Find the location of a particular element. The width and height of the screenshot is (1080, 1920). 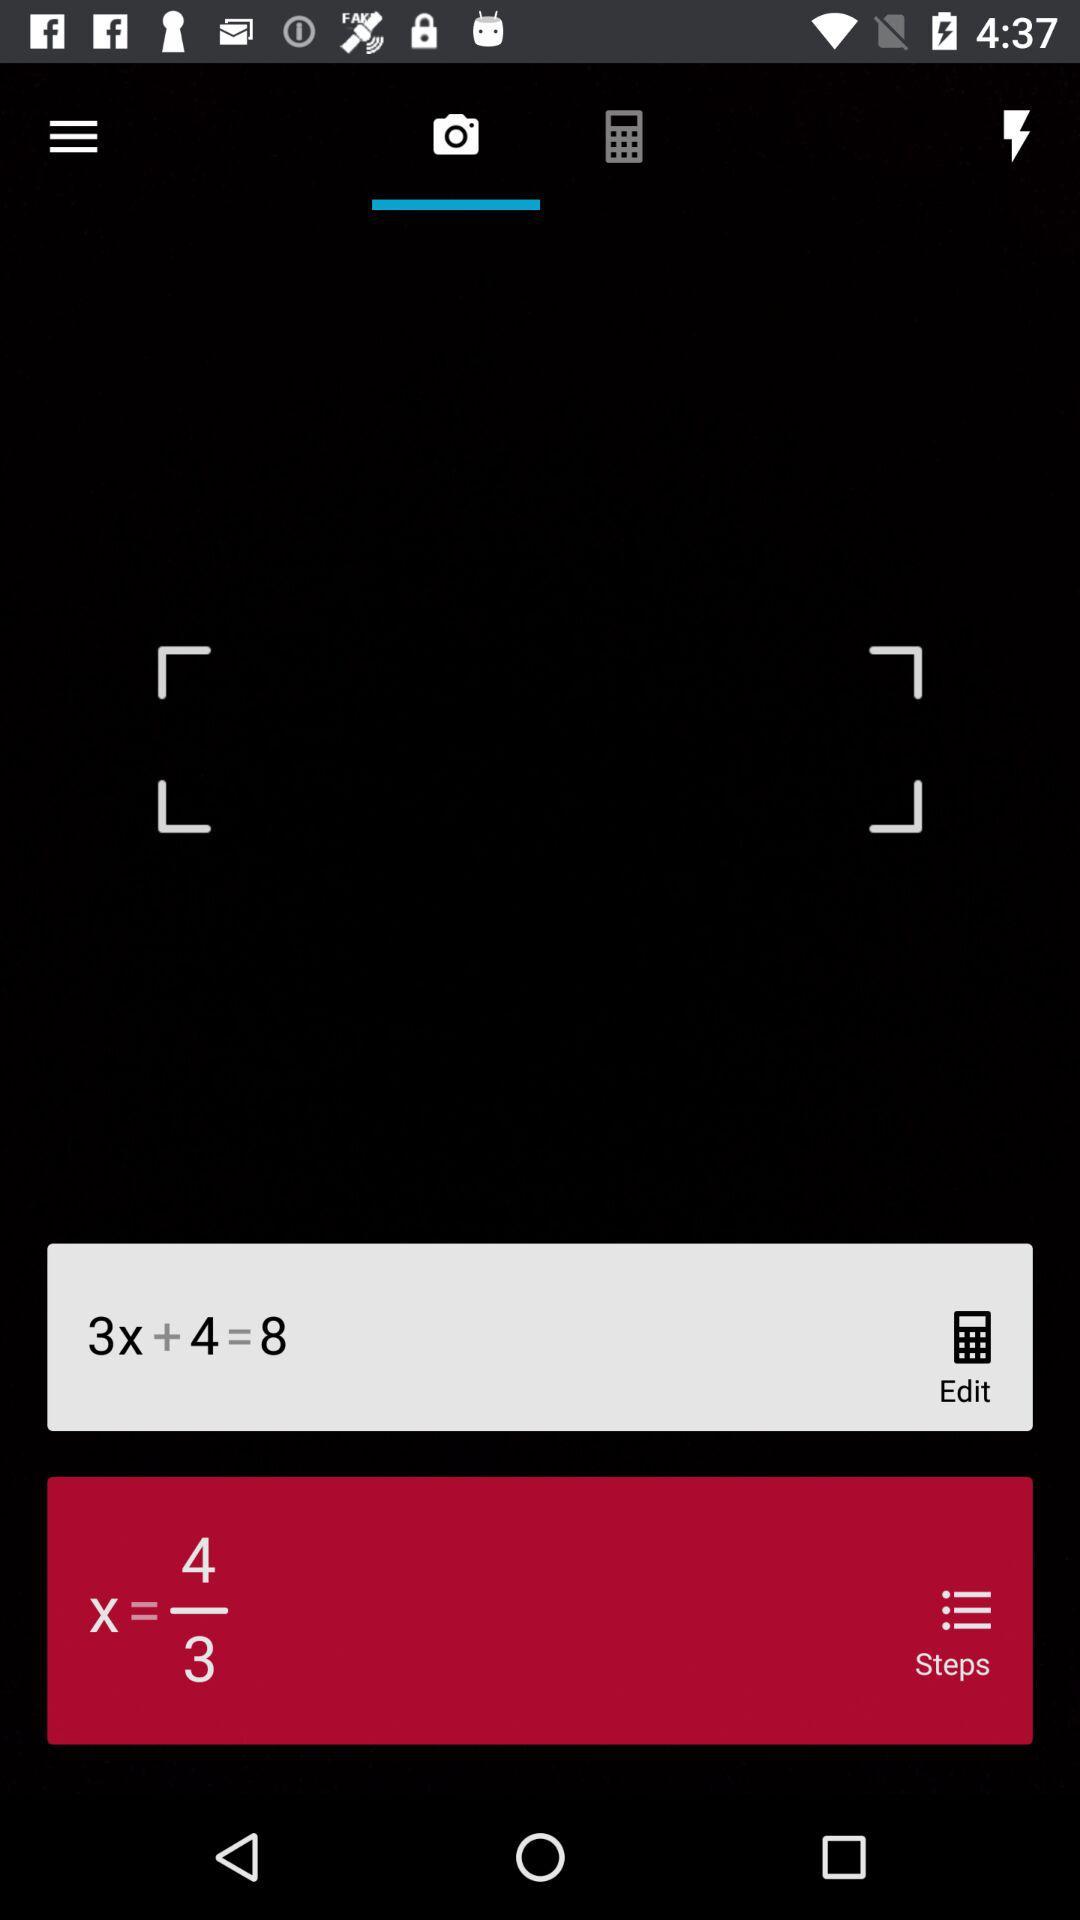

menu bar is located at coordinates (72, 135).